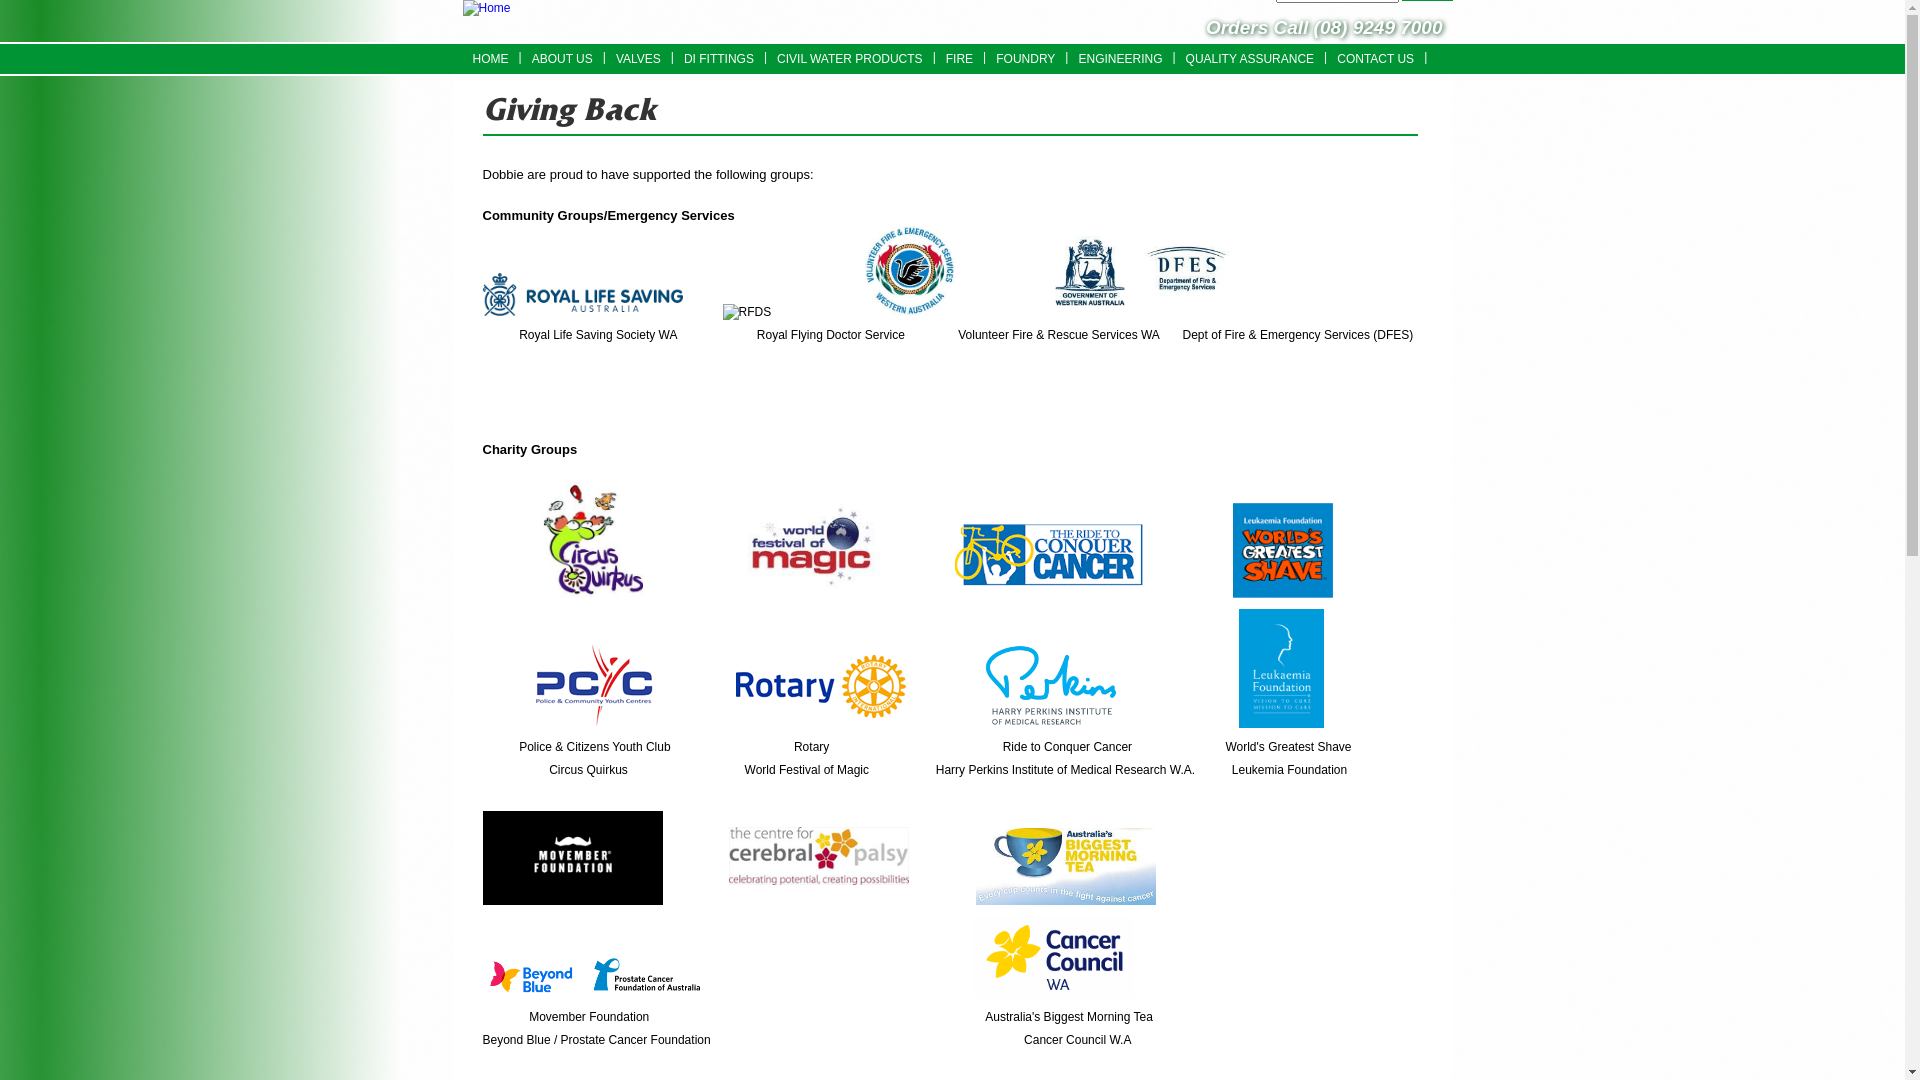  What do you see at coordinates (489, 58) in the screenshot?
I see `'HOME'` at bounding box center [489, 58].